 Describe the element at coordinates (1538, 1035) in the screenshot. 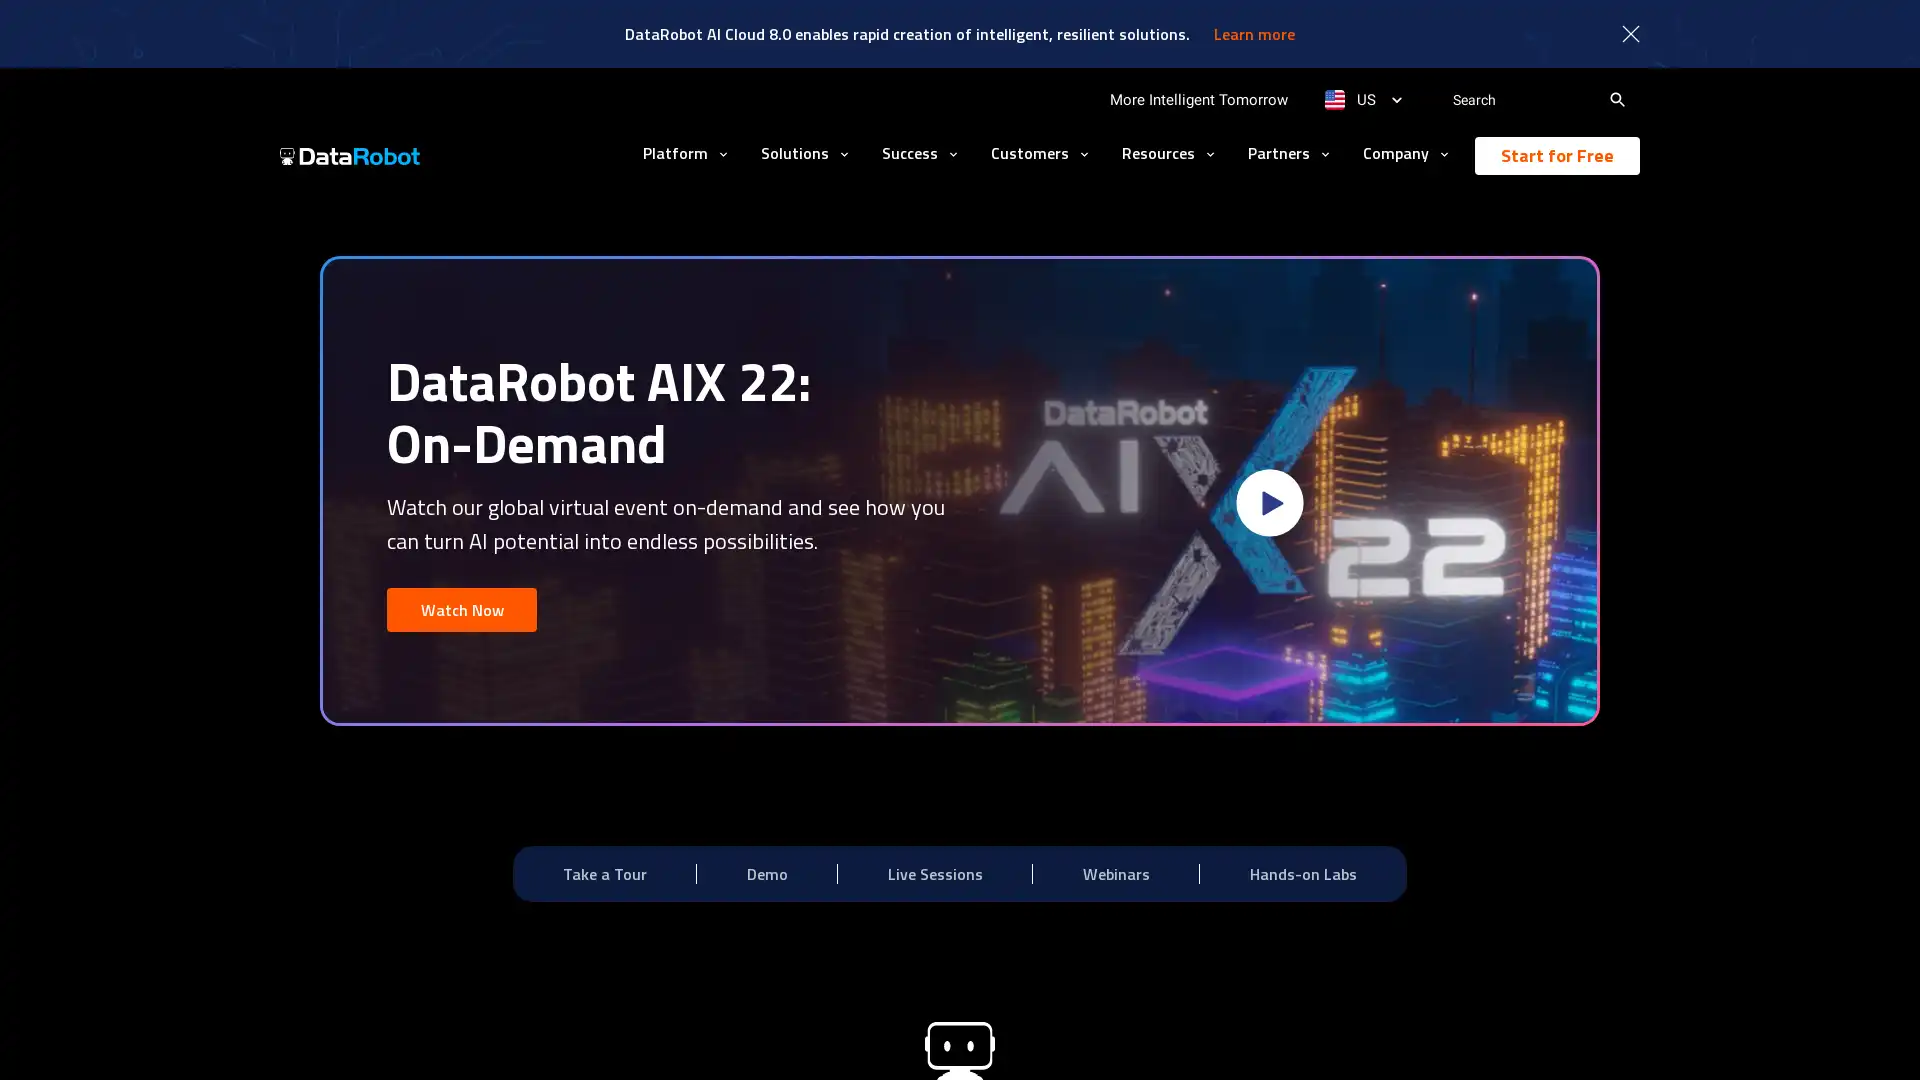

I see `Close` at that location.